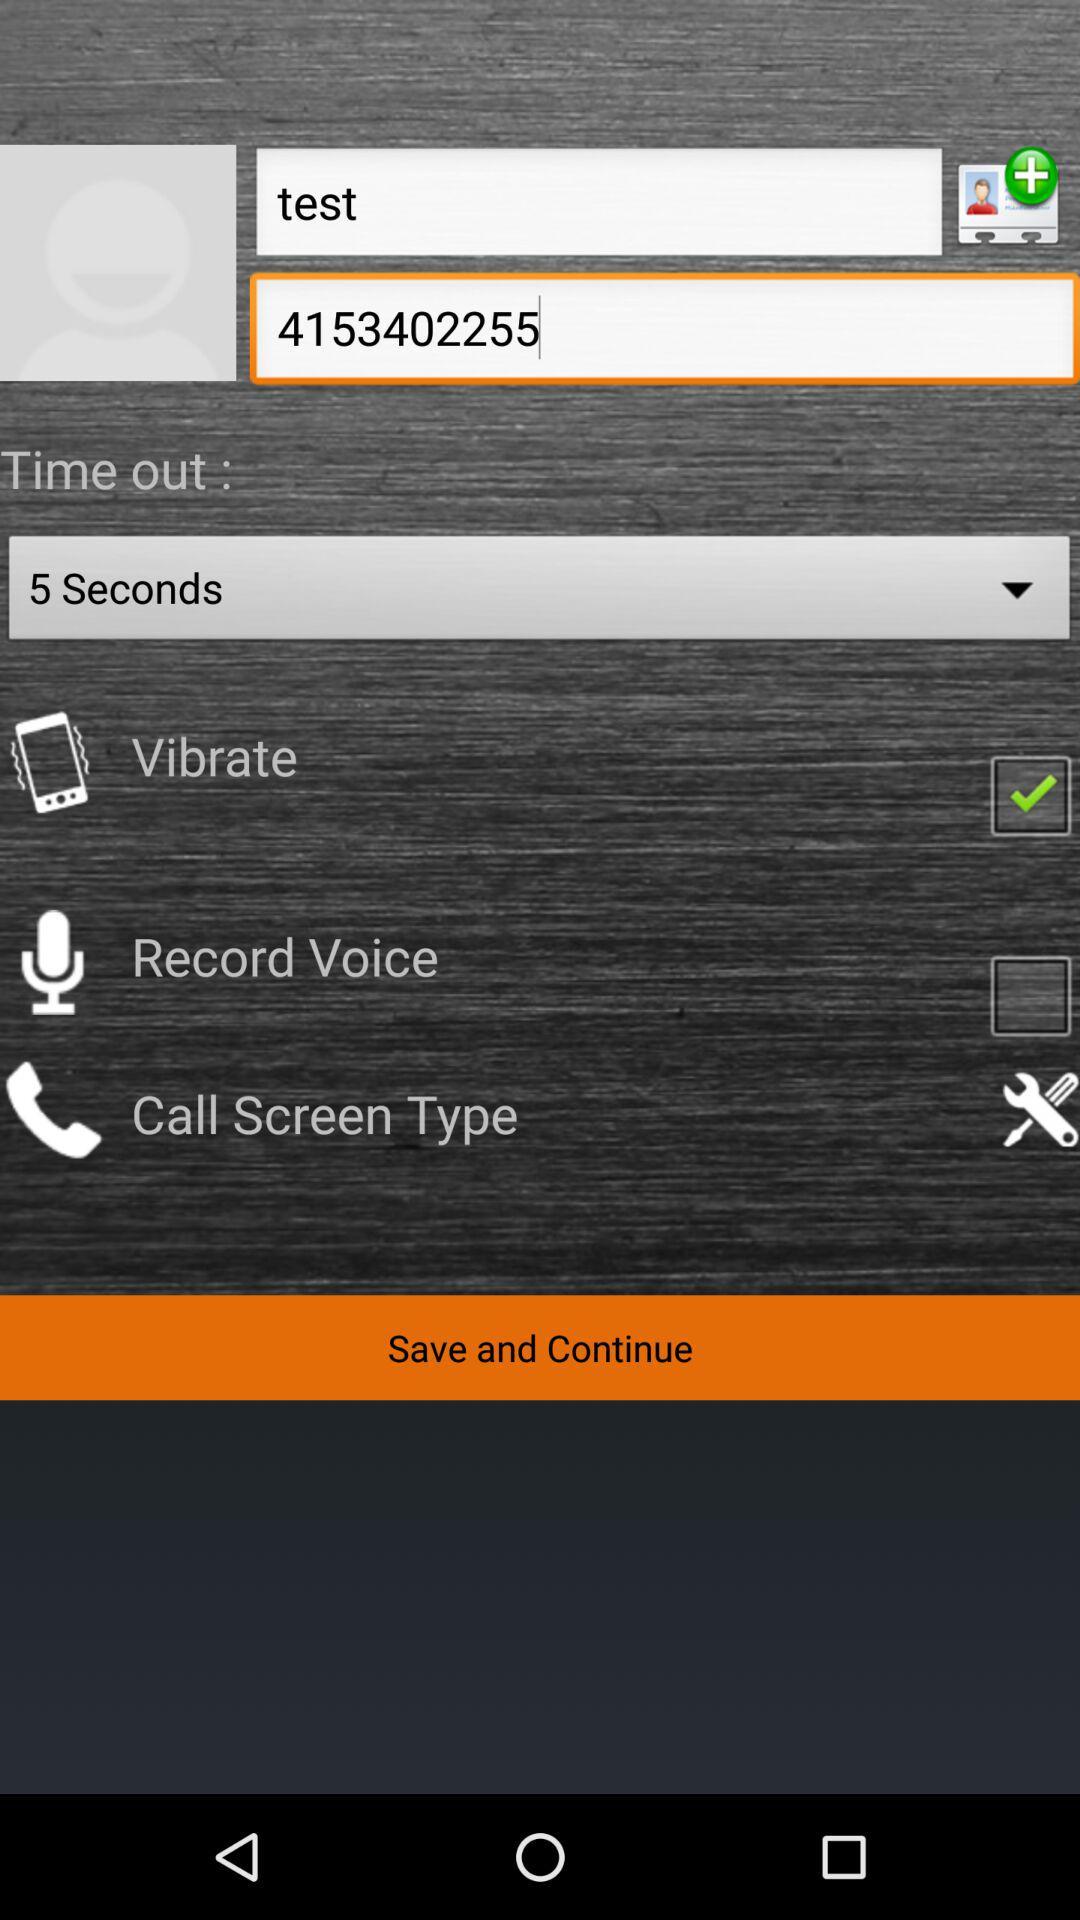 The height and width of the screenshot is (1920, 1080). I want to click on tools button, so click(1039, 1109).